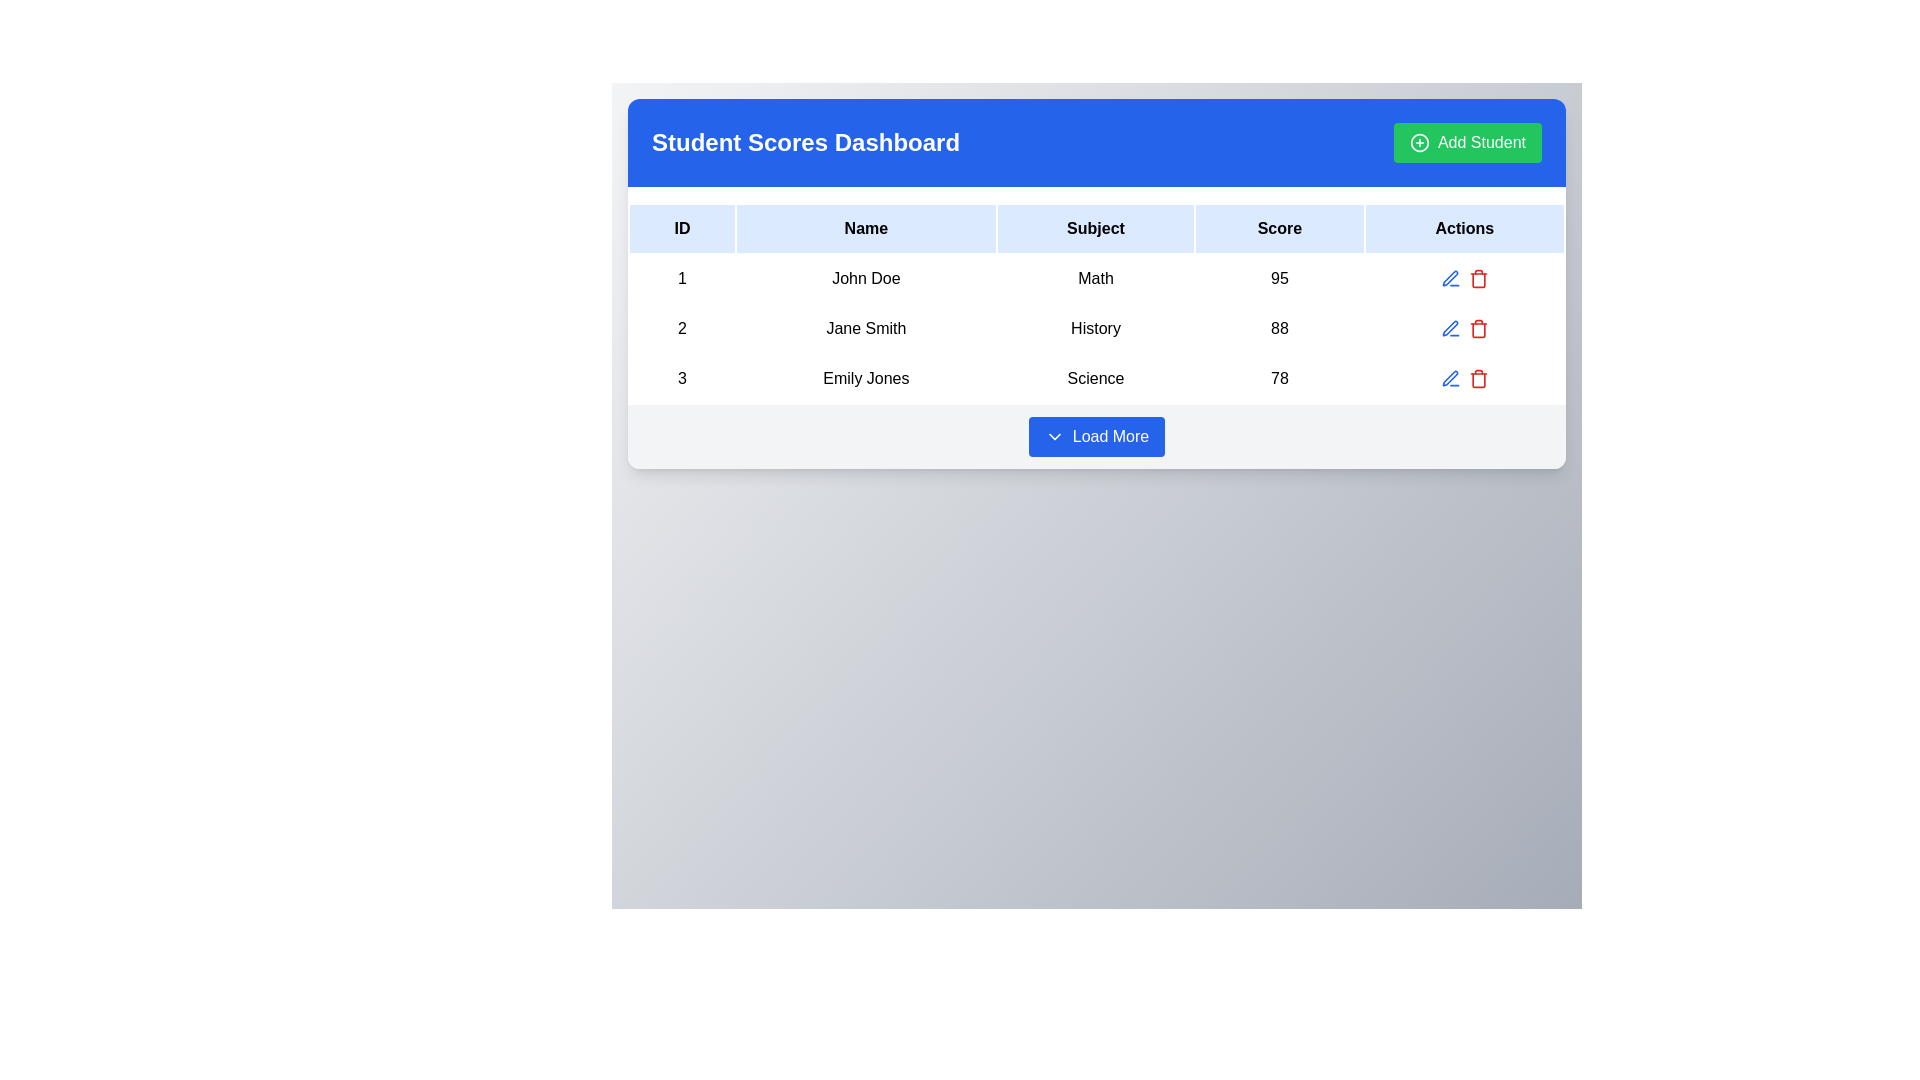 The image size is (1920, 1080). What do you see at coordinates (1096, 435) in the screenshot?
I see `the 'Load More' button with a blue background and white text located at the bottom of the 'Student Scores Dashboard'` at bounding box center [1096, 435].